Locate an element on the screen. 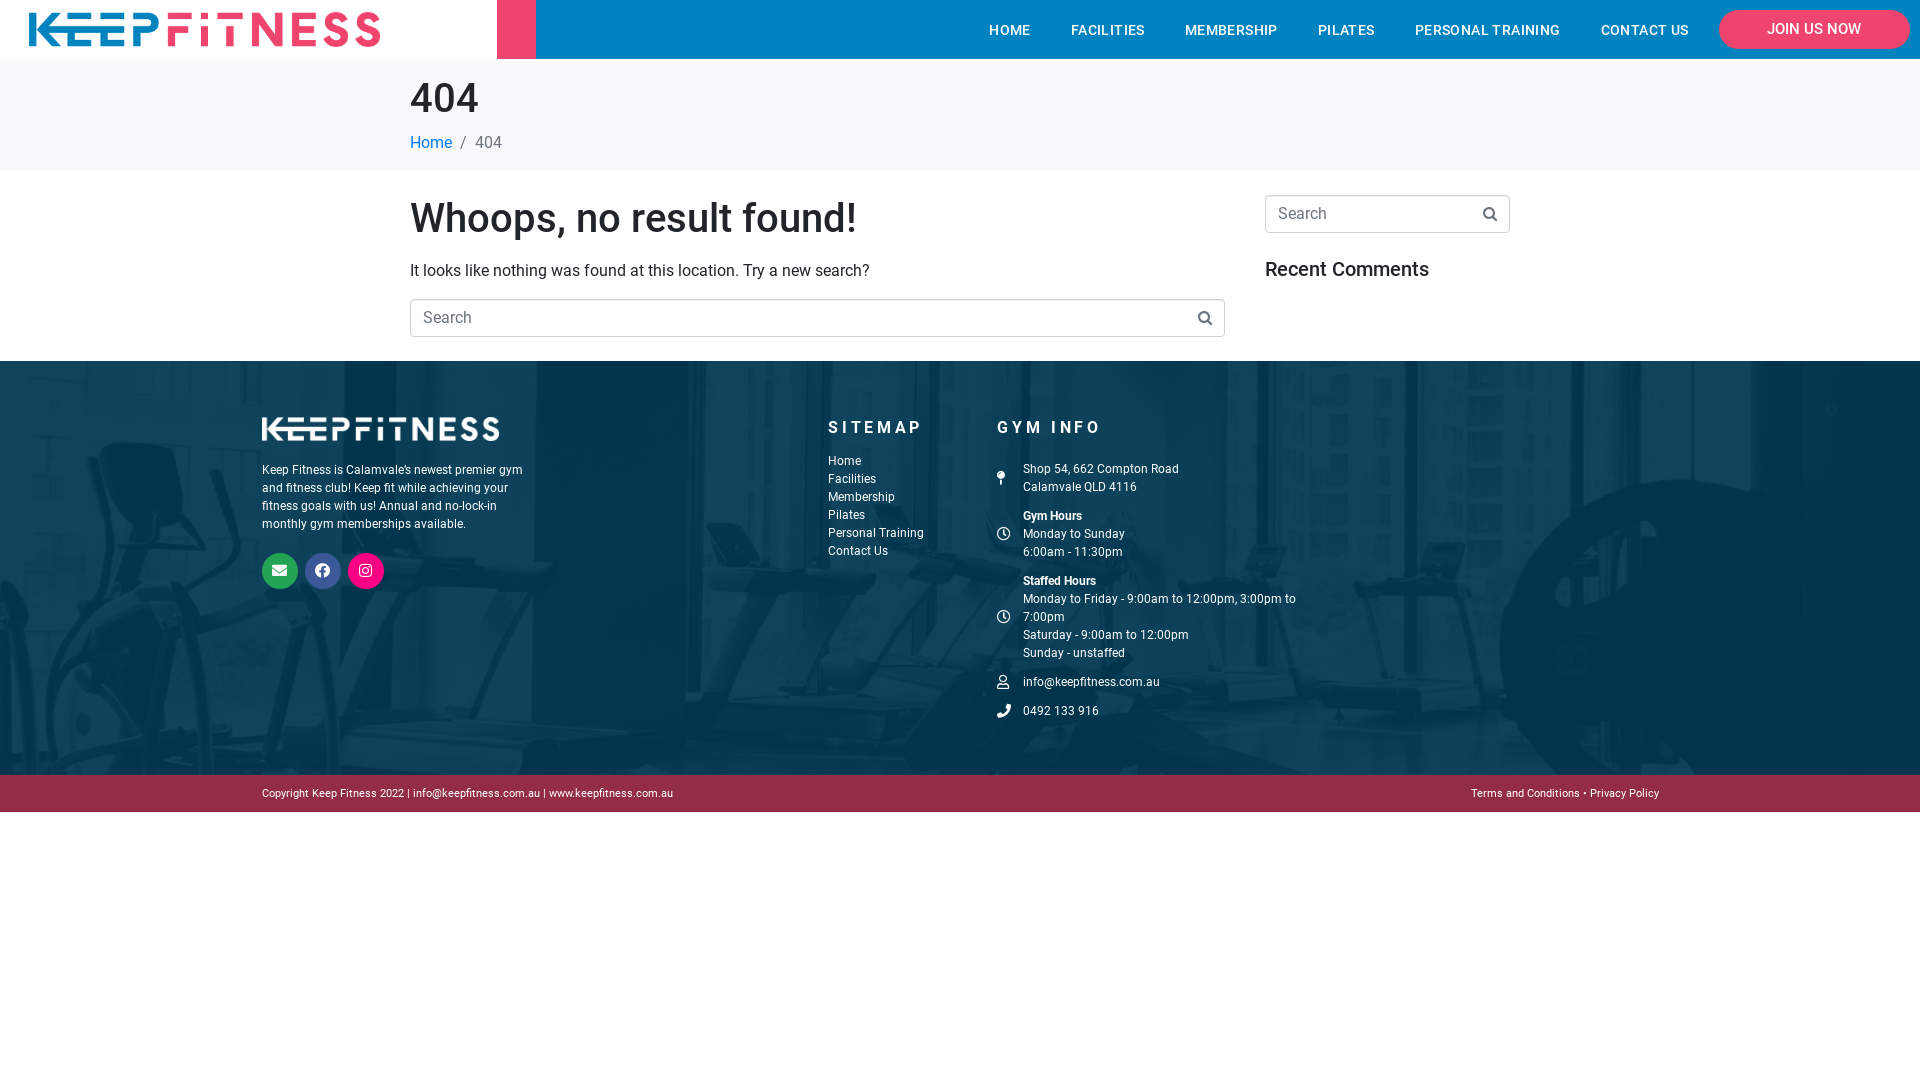  'JOIN US NOW' is located at coordinates (1814, 29).